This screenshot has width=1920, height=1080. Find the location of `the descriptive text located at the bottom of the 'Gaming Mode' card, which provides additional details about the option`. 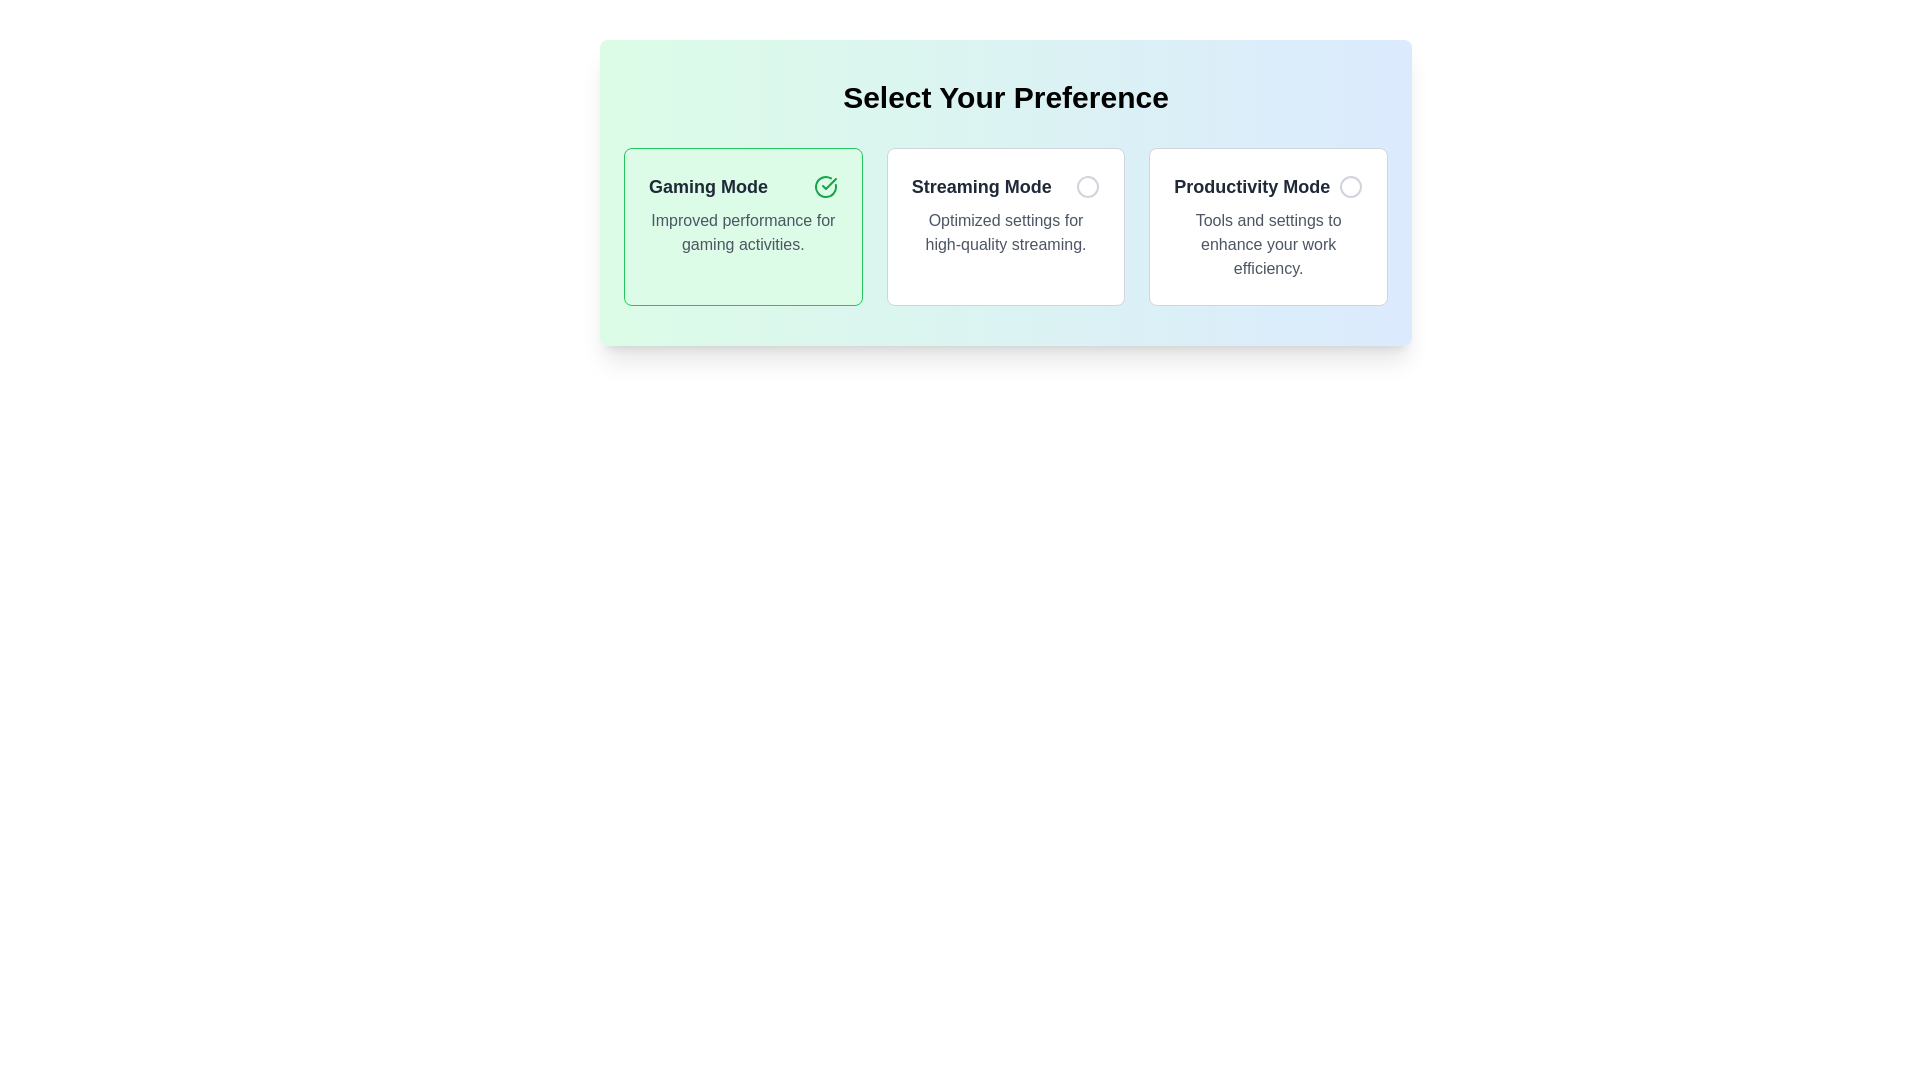

the descriptive text located at the bottom of the 'Gaming Mode' card, which provides additional details about the option is located at coordinates (742, 231).